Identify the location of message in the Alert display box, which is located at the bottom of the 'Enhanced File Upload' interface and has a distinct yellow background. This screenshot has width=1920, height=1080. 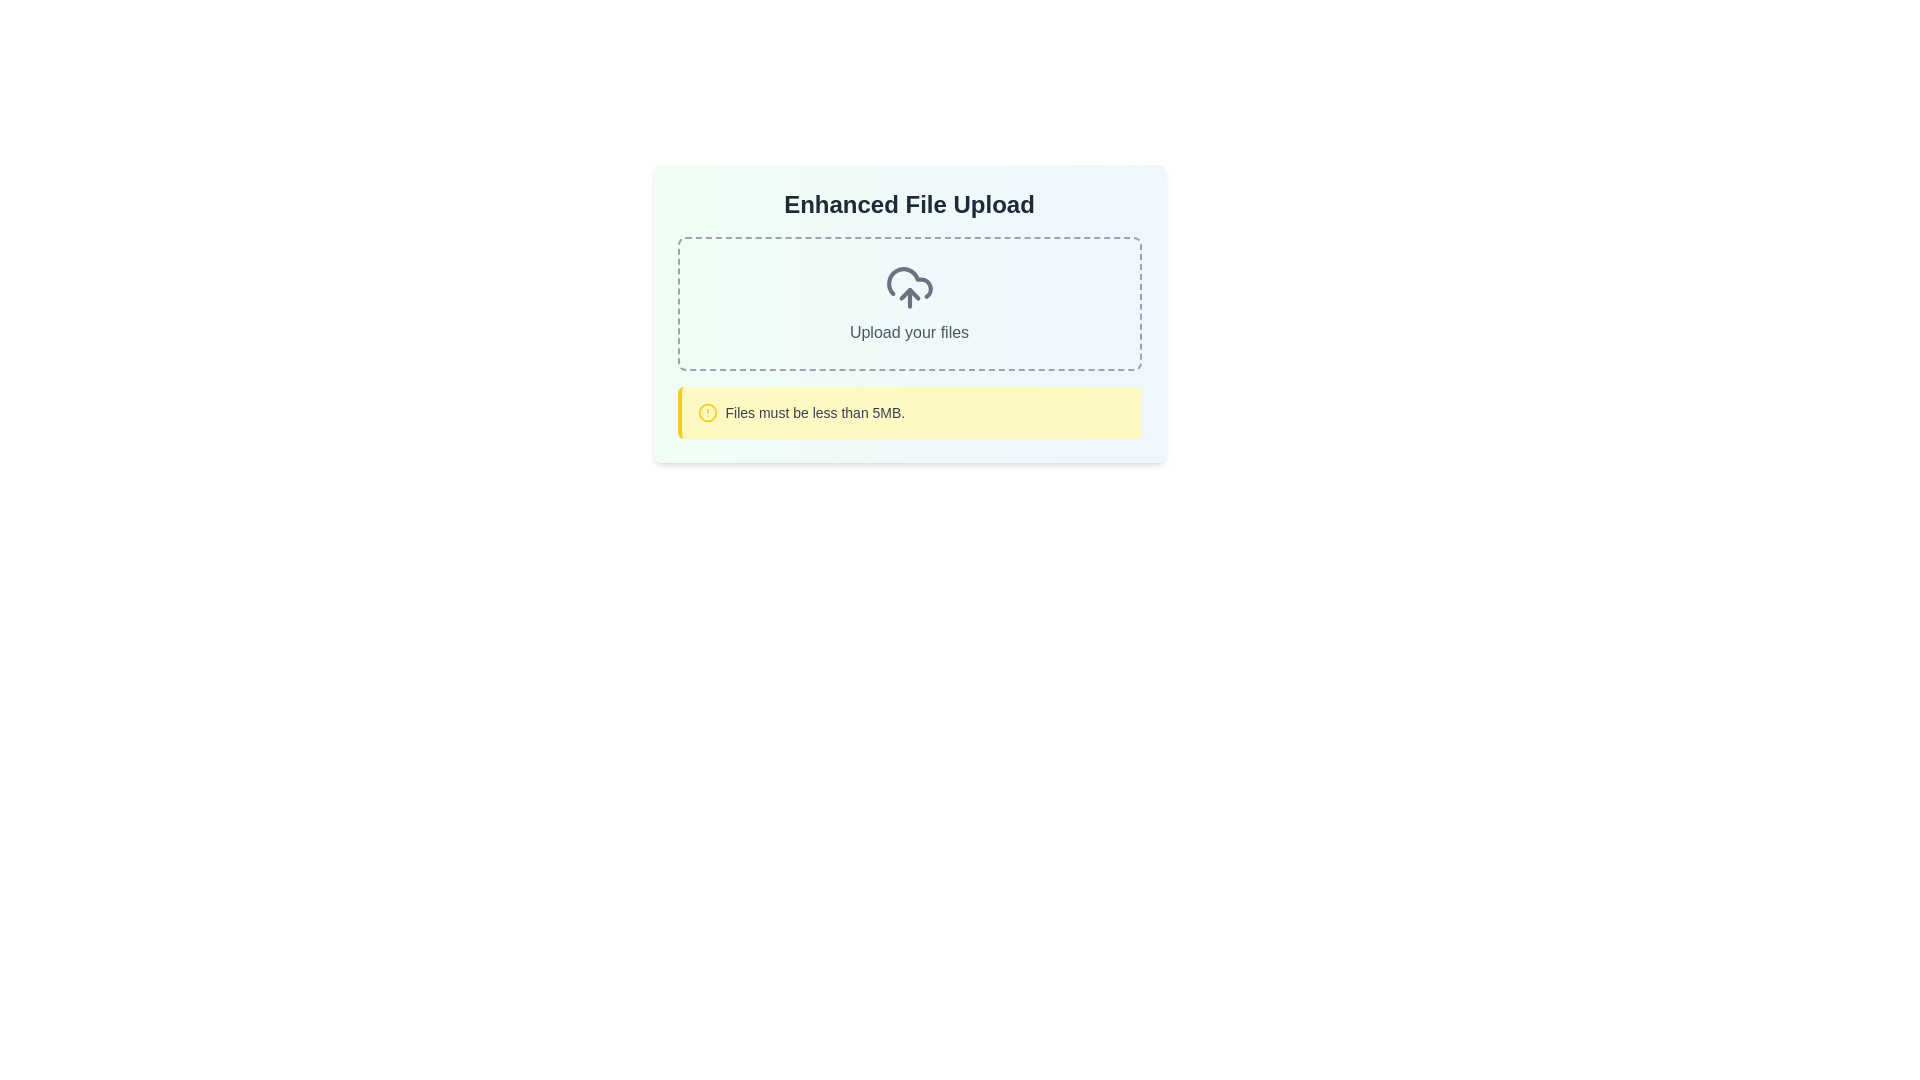
(908, 411).